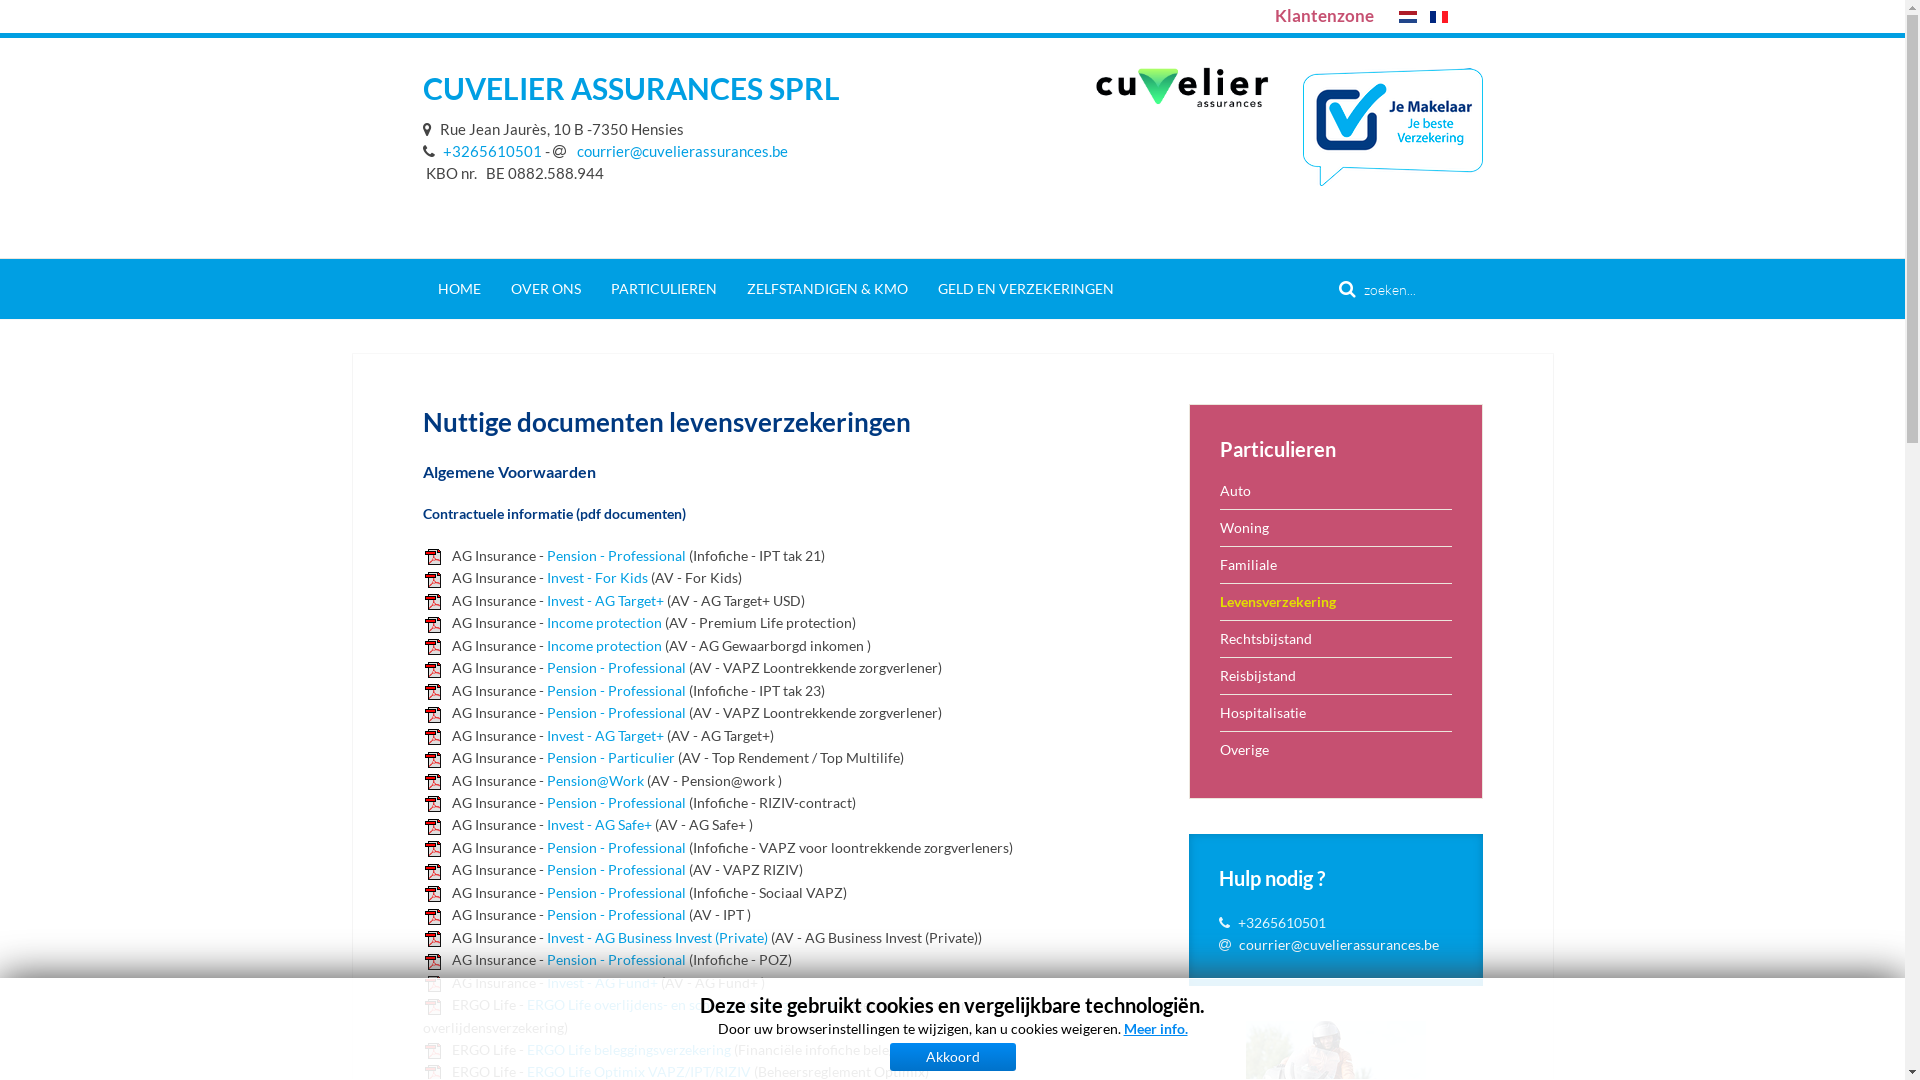  Describe the element at coordinates (603, 599) in the screenshot. I see `'Invest - AG Target+'` at that location.